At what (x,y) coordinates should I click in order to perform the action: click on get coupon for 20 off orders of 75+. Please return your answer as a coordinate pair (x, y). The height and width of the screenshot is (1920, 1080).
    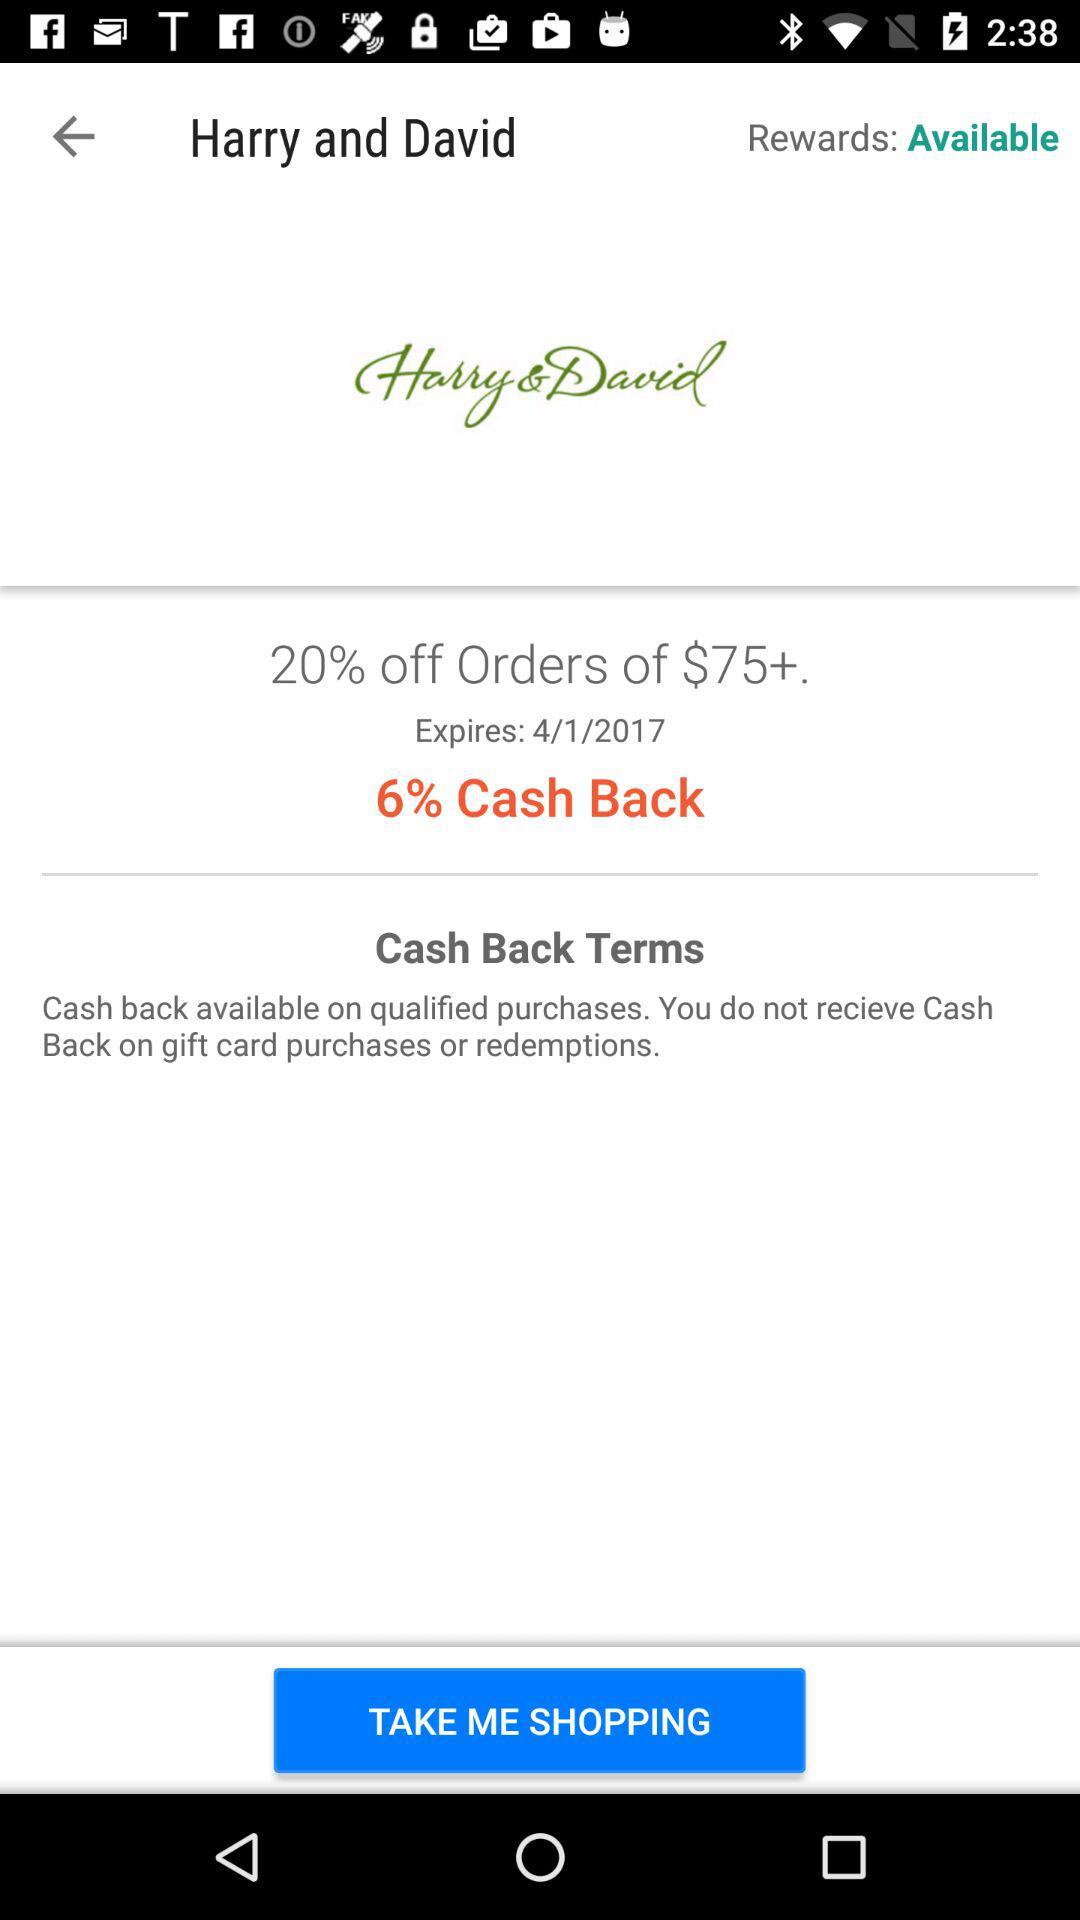
    Looking at the image, I should click on (540, 1002).